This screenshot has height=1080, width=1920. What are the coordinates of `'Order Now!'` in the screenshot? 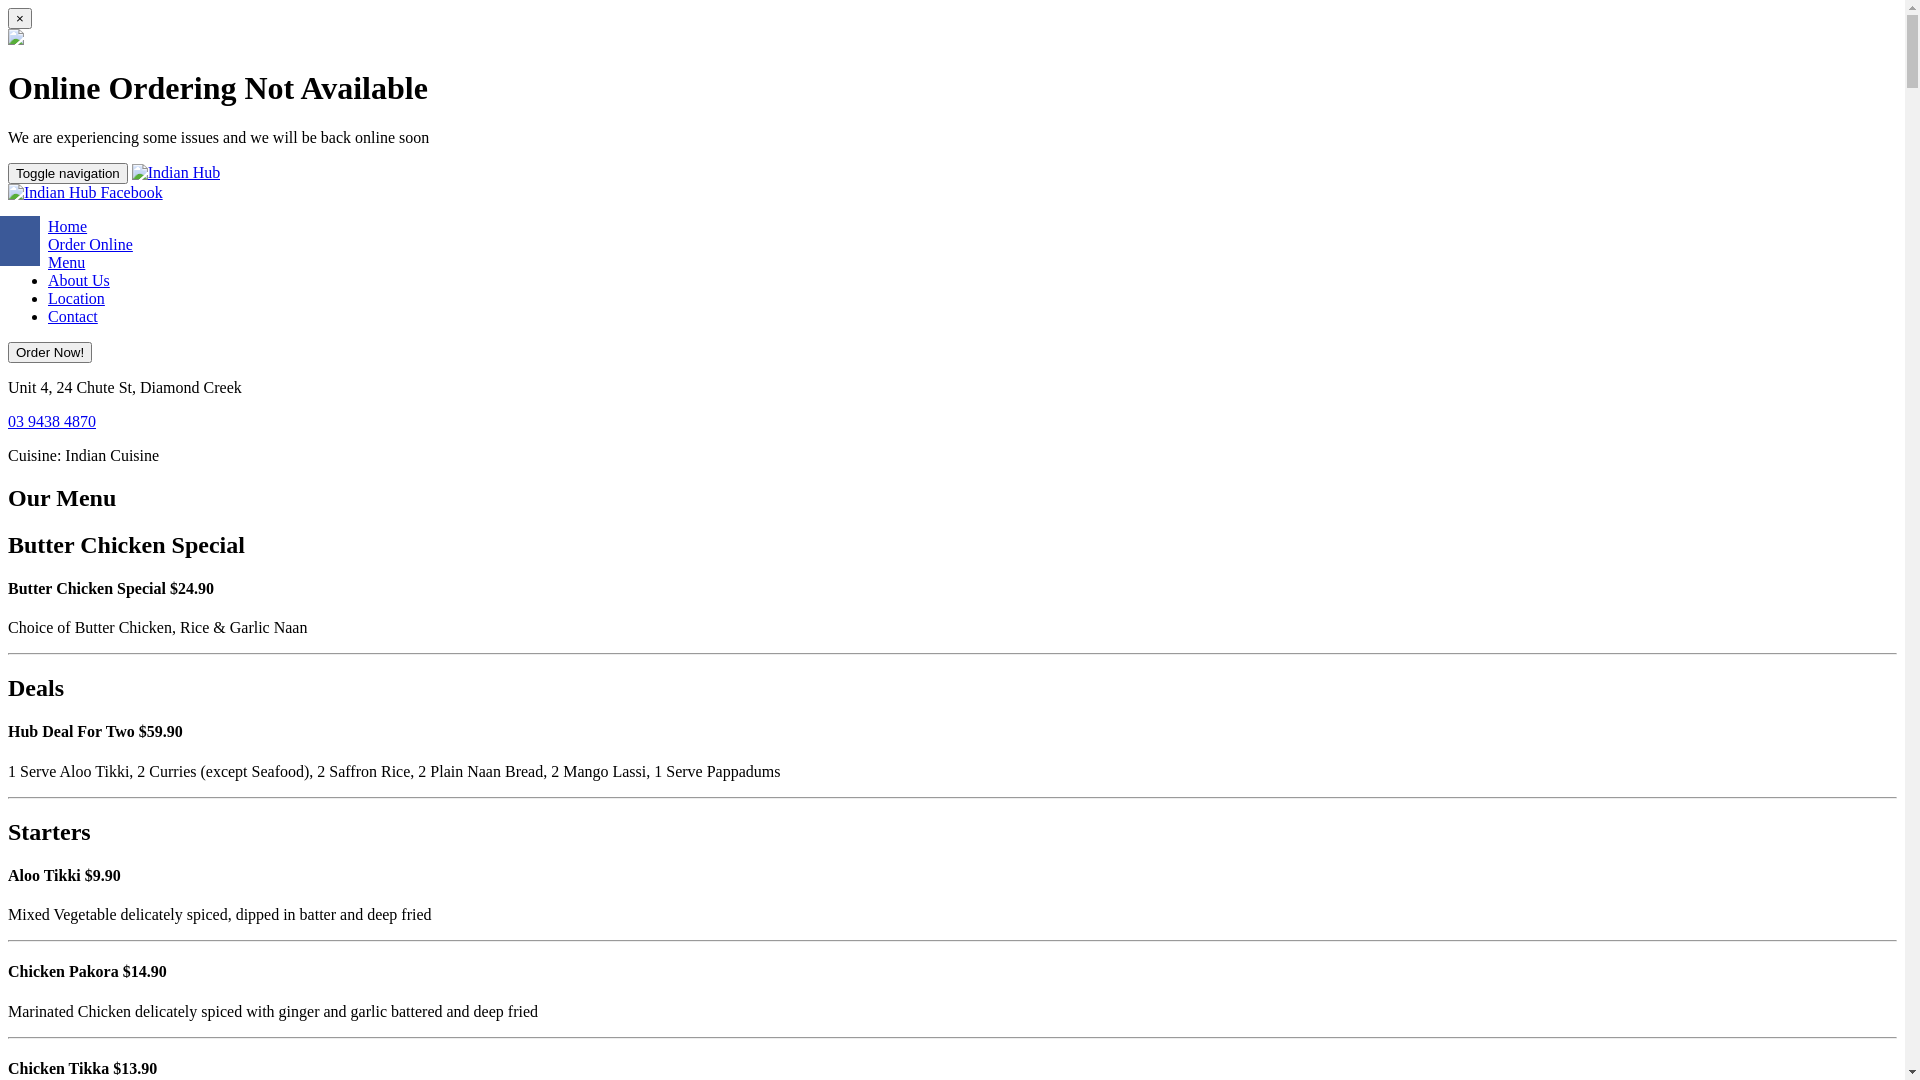 It's located at (49, 350).